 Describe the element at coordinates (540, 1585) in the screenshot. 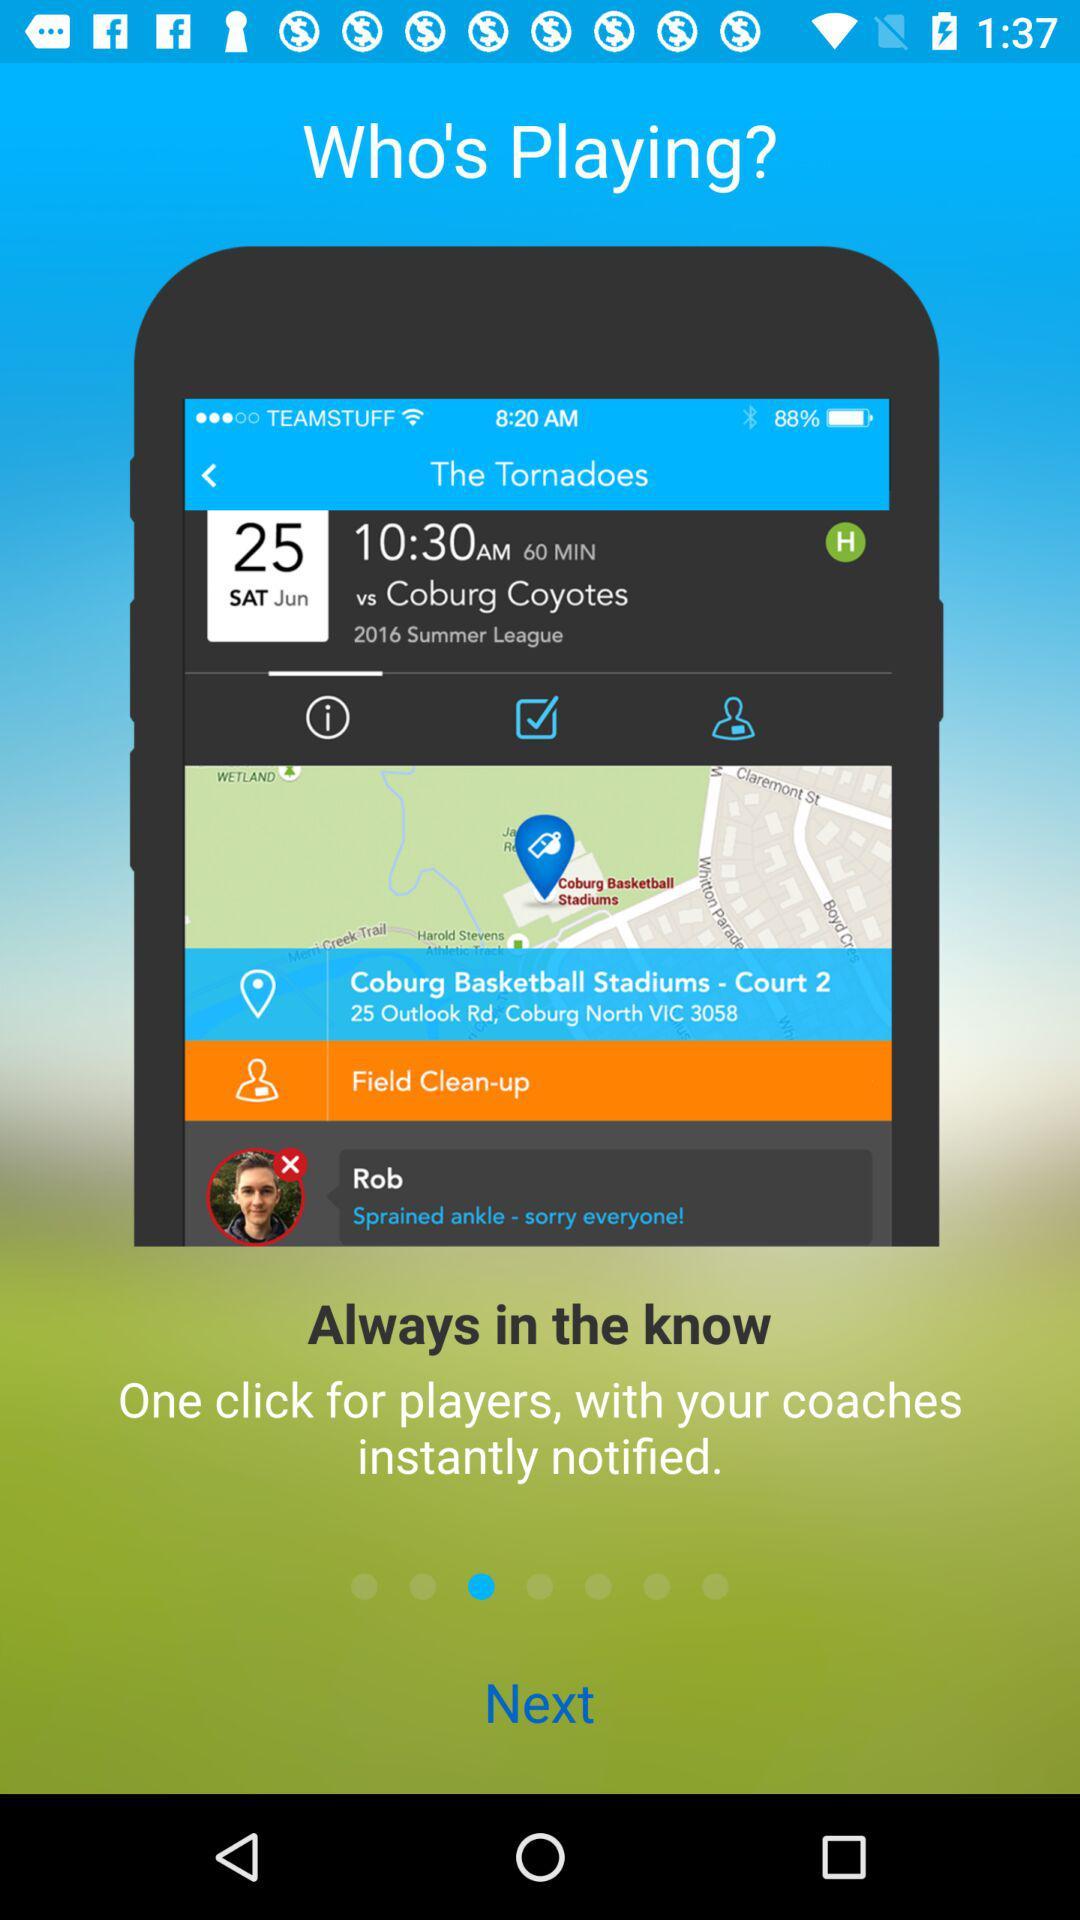

I see `next screen` at that location.